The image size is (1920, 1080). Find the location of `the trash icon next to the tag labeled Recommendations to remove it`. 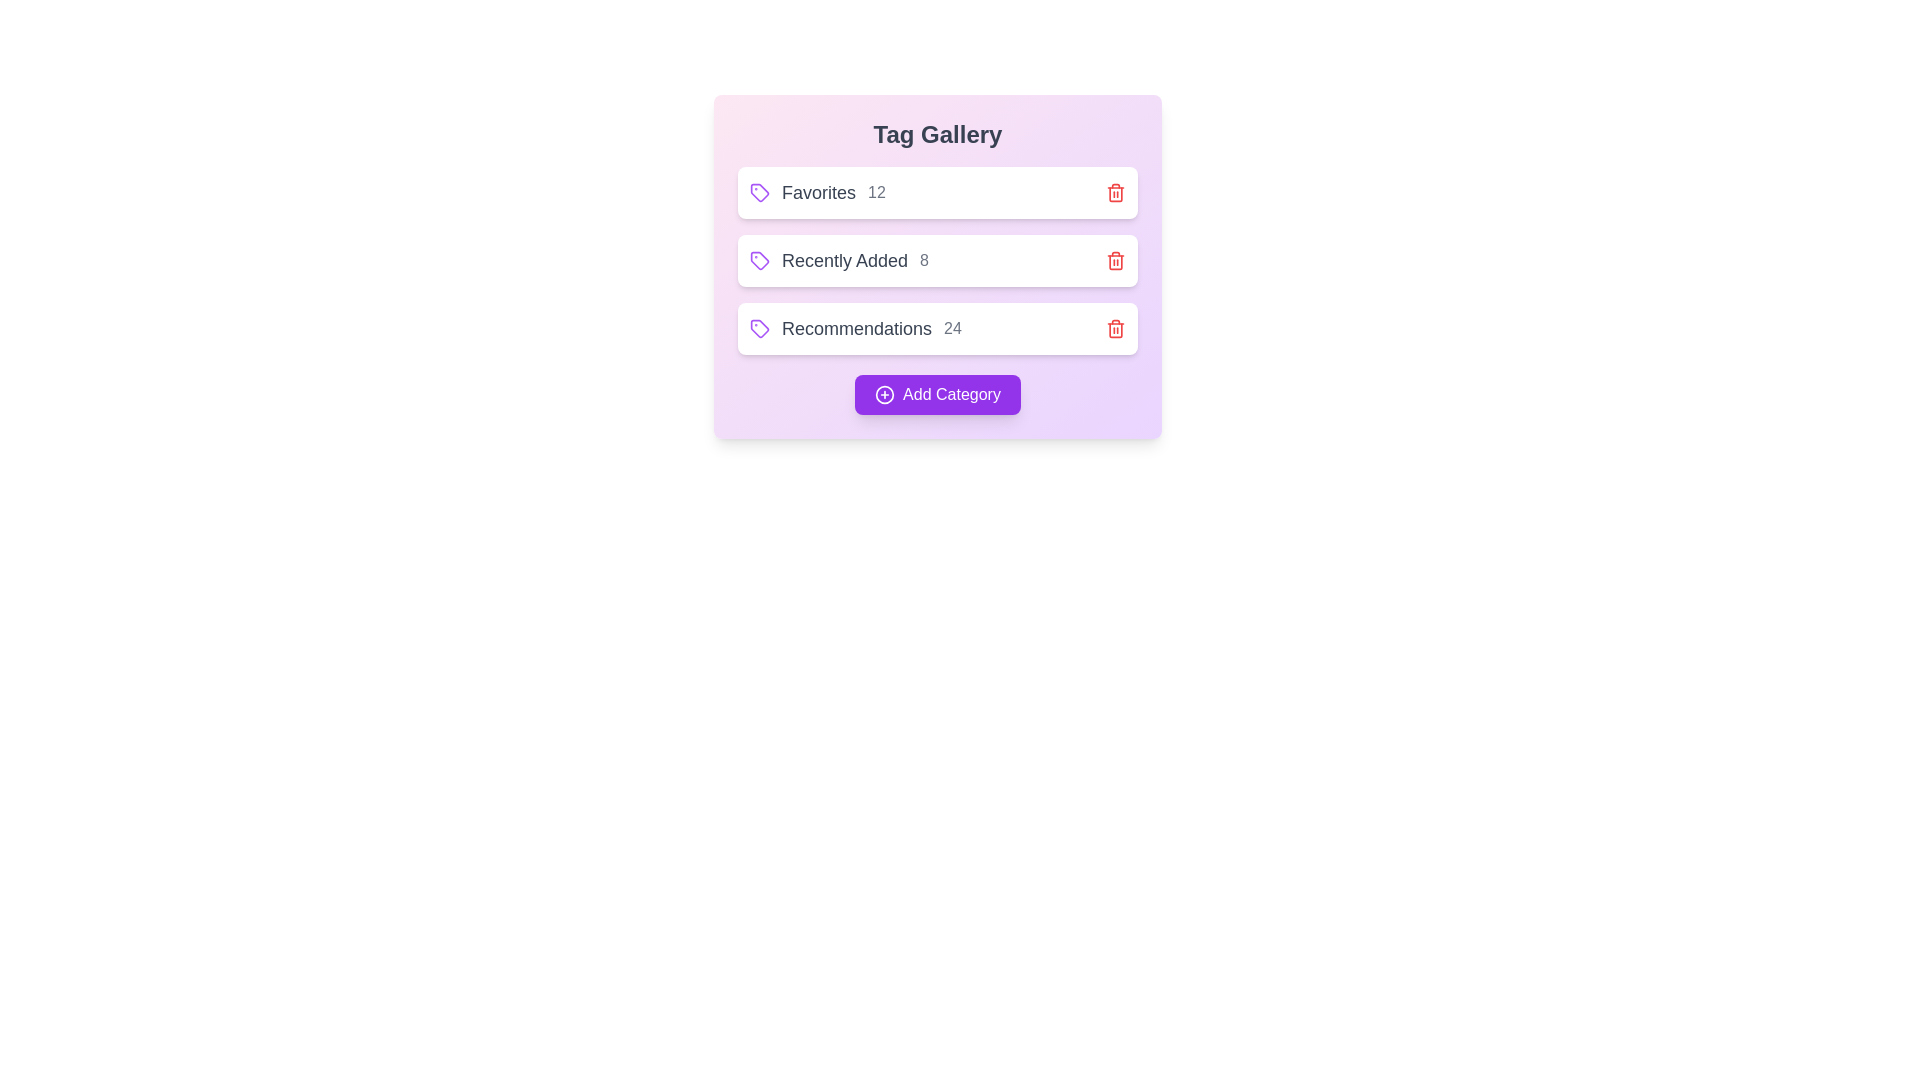

the trash icon next to the tag labeled Recommendations to remove it is located at coordinates (1115, 327).